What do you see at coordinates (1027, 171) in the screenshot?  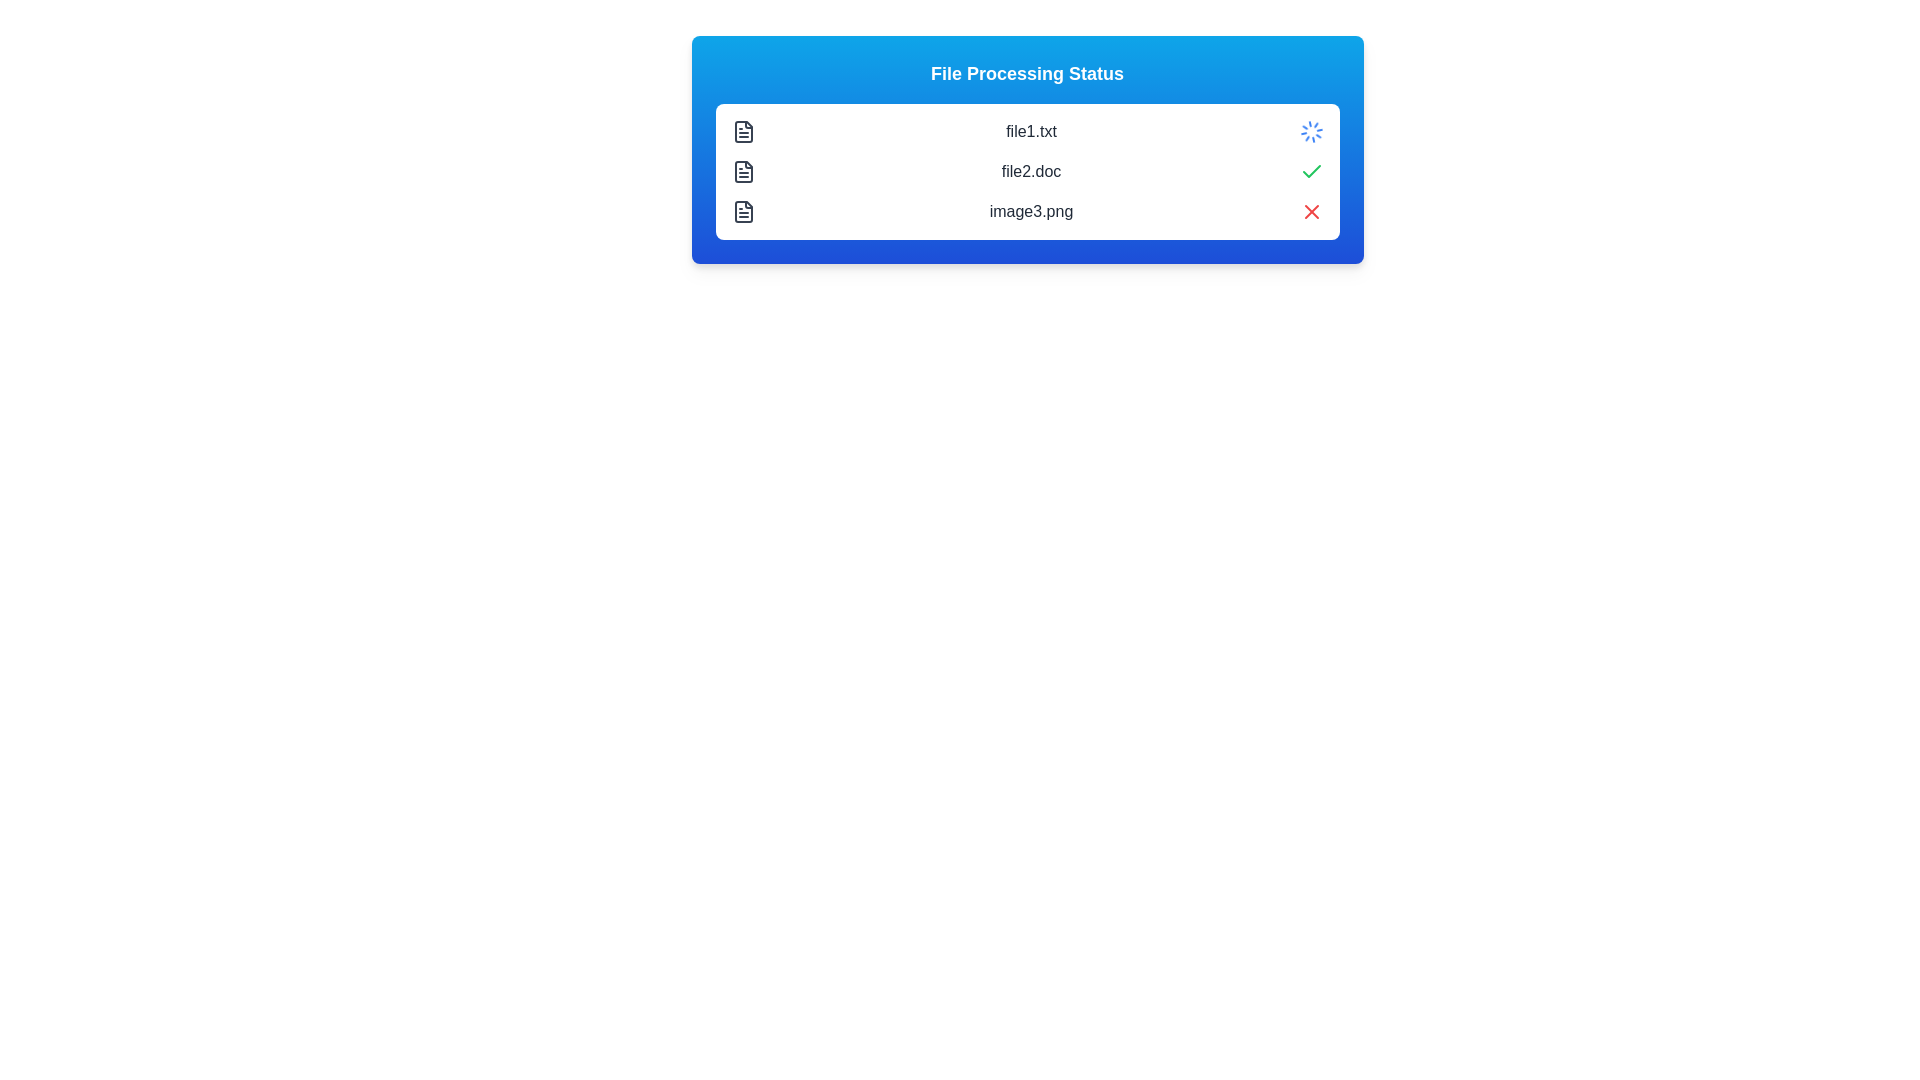 I see `filename 'file2.doc' and the status from the second row of the file entry list in the 'File Processing Status' panel` at bounding box center [1027, 171].